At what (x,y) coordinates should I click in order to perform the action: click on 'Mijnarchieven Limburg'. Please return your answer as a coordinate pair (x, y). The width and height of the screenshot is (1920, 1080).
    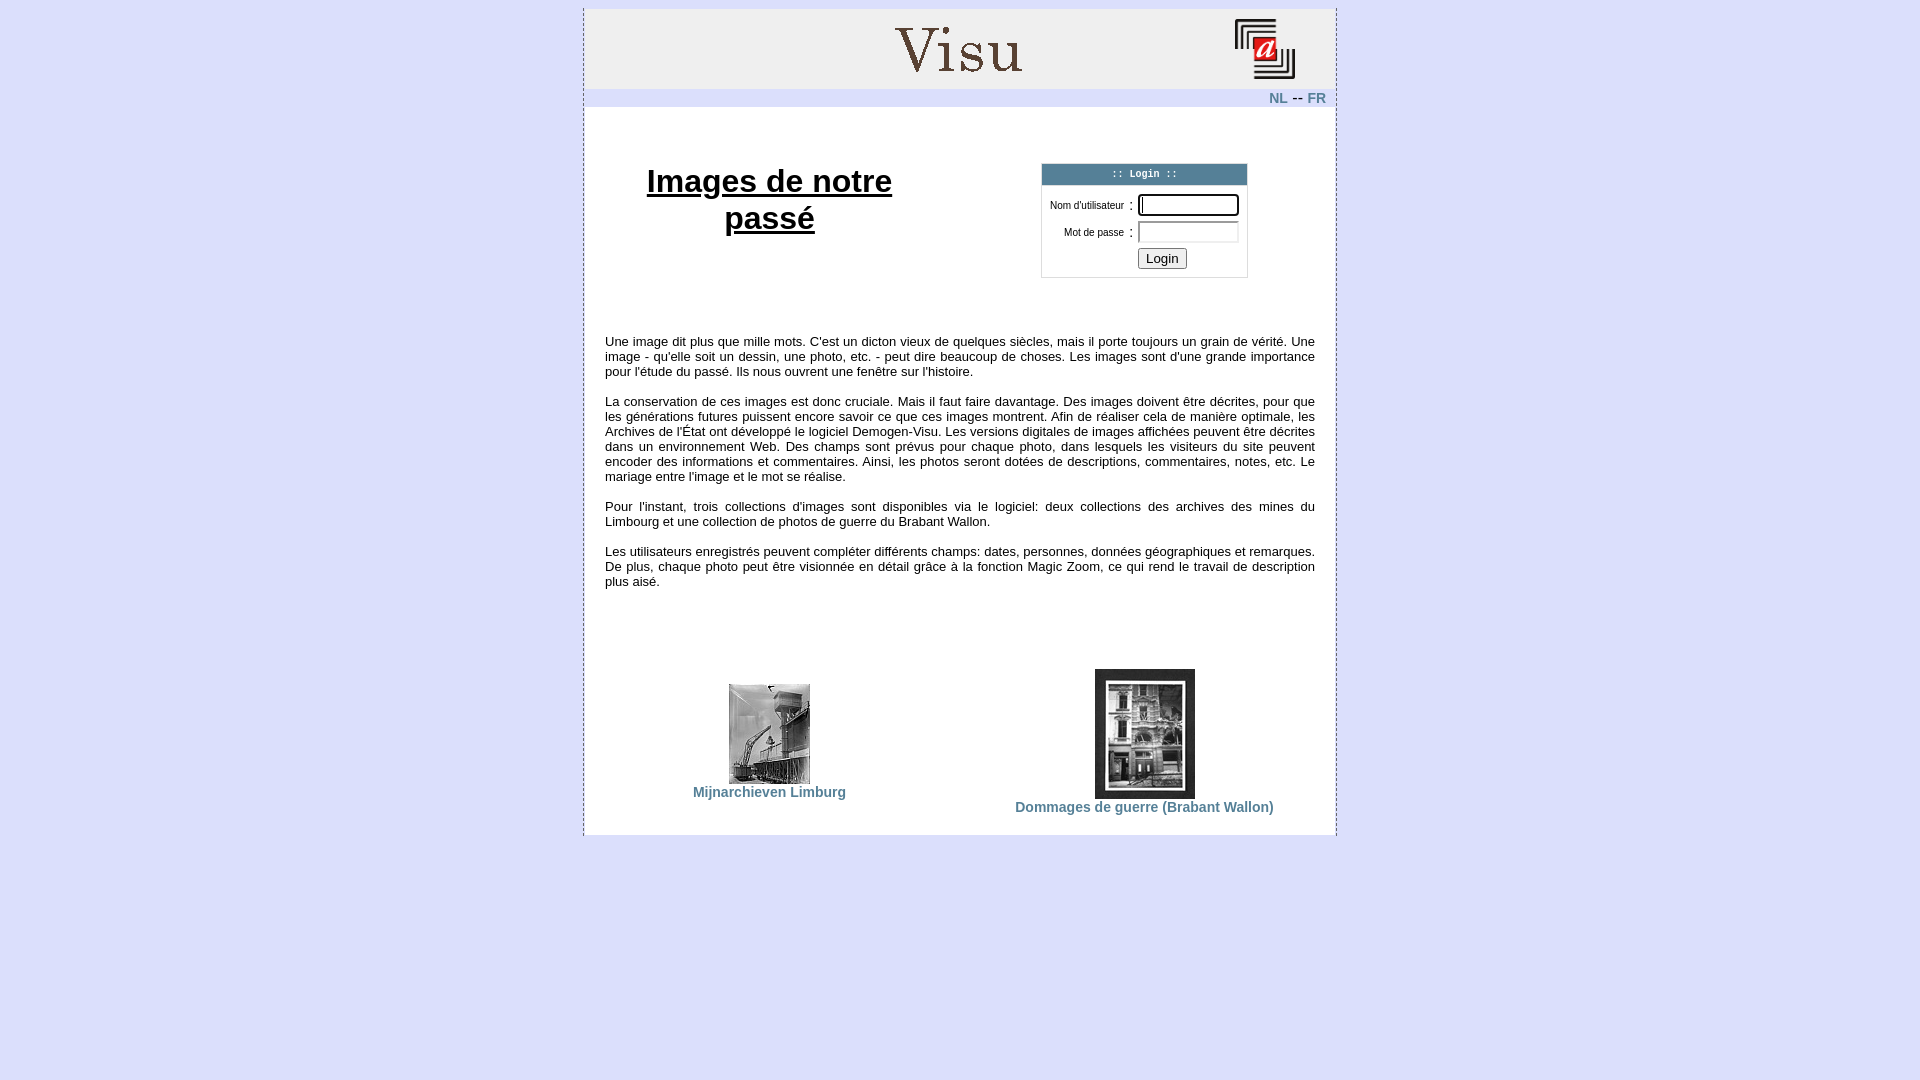
    Looking at the image, I should click on (768, 784).